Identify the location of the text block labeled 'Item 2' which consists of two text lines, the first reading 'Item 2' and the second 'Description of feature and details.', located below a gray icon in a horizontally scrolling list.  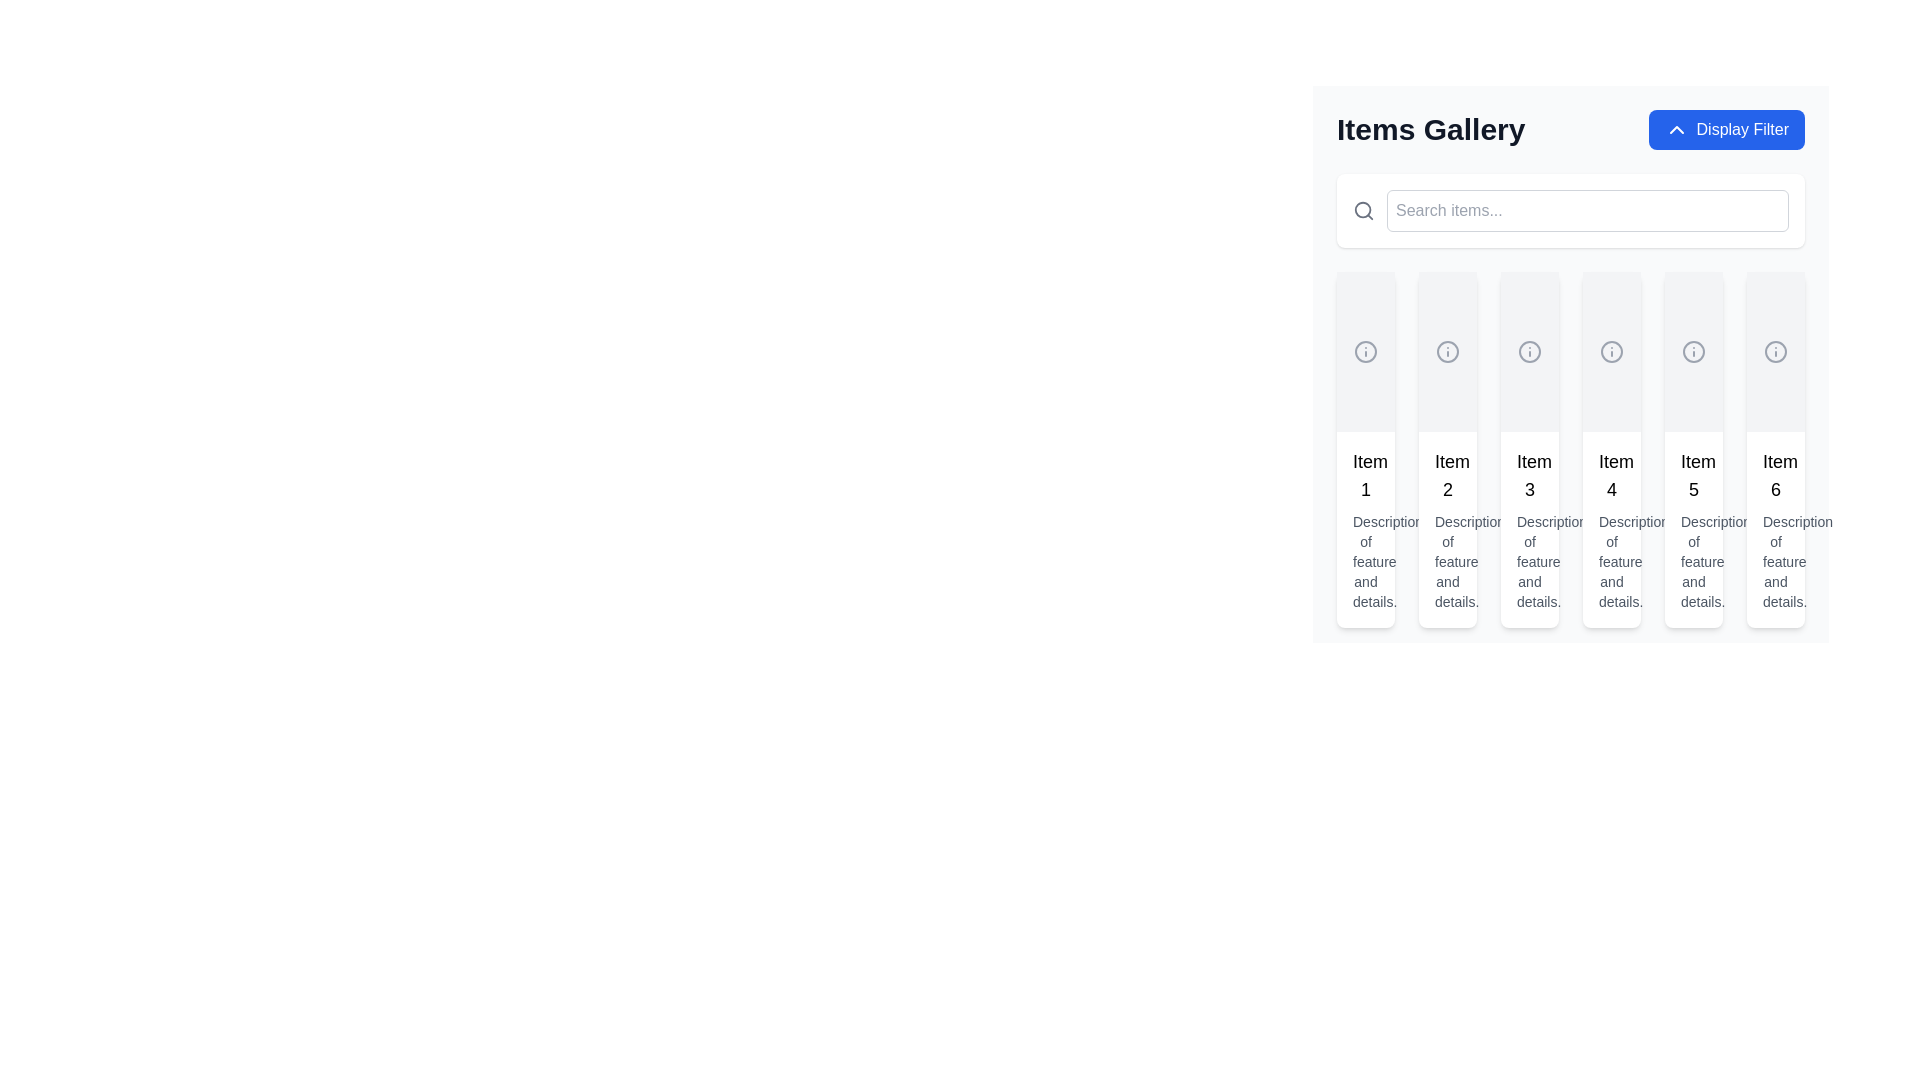
(1448, 528).